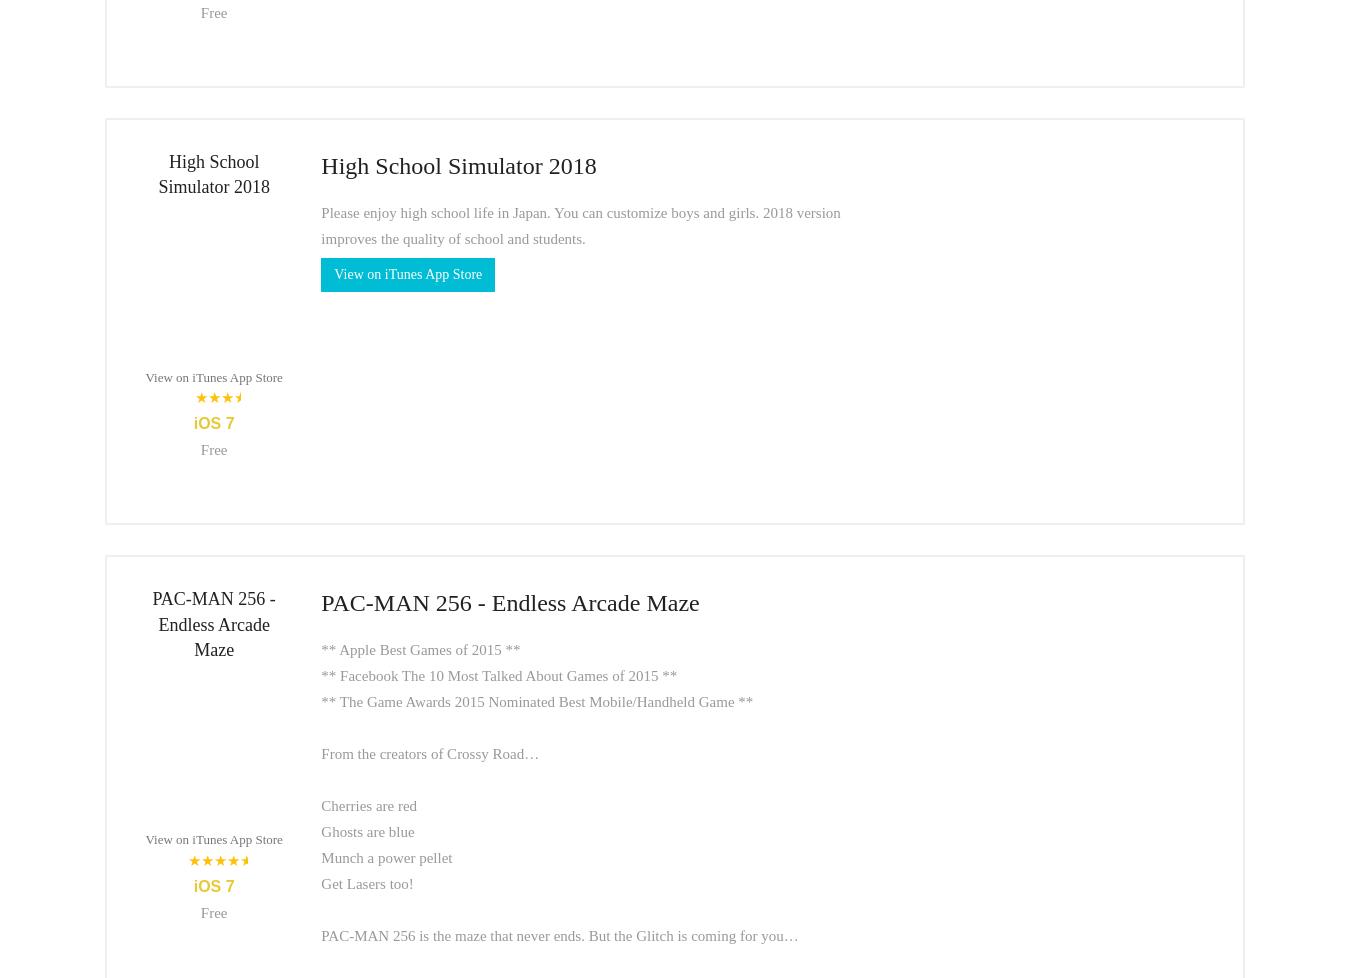 This screenshot has width=1350, height=978. Describe the element at coordinates (497, 675) in the screenshot. I see `'** Facebook The 10 Most Talked About Games of 2015 **'` at that location.